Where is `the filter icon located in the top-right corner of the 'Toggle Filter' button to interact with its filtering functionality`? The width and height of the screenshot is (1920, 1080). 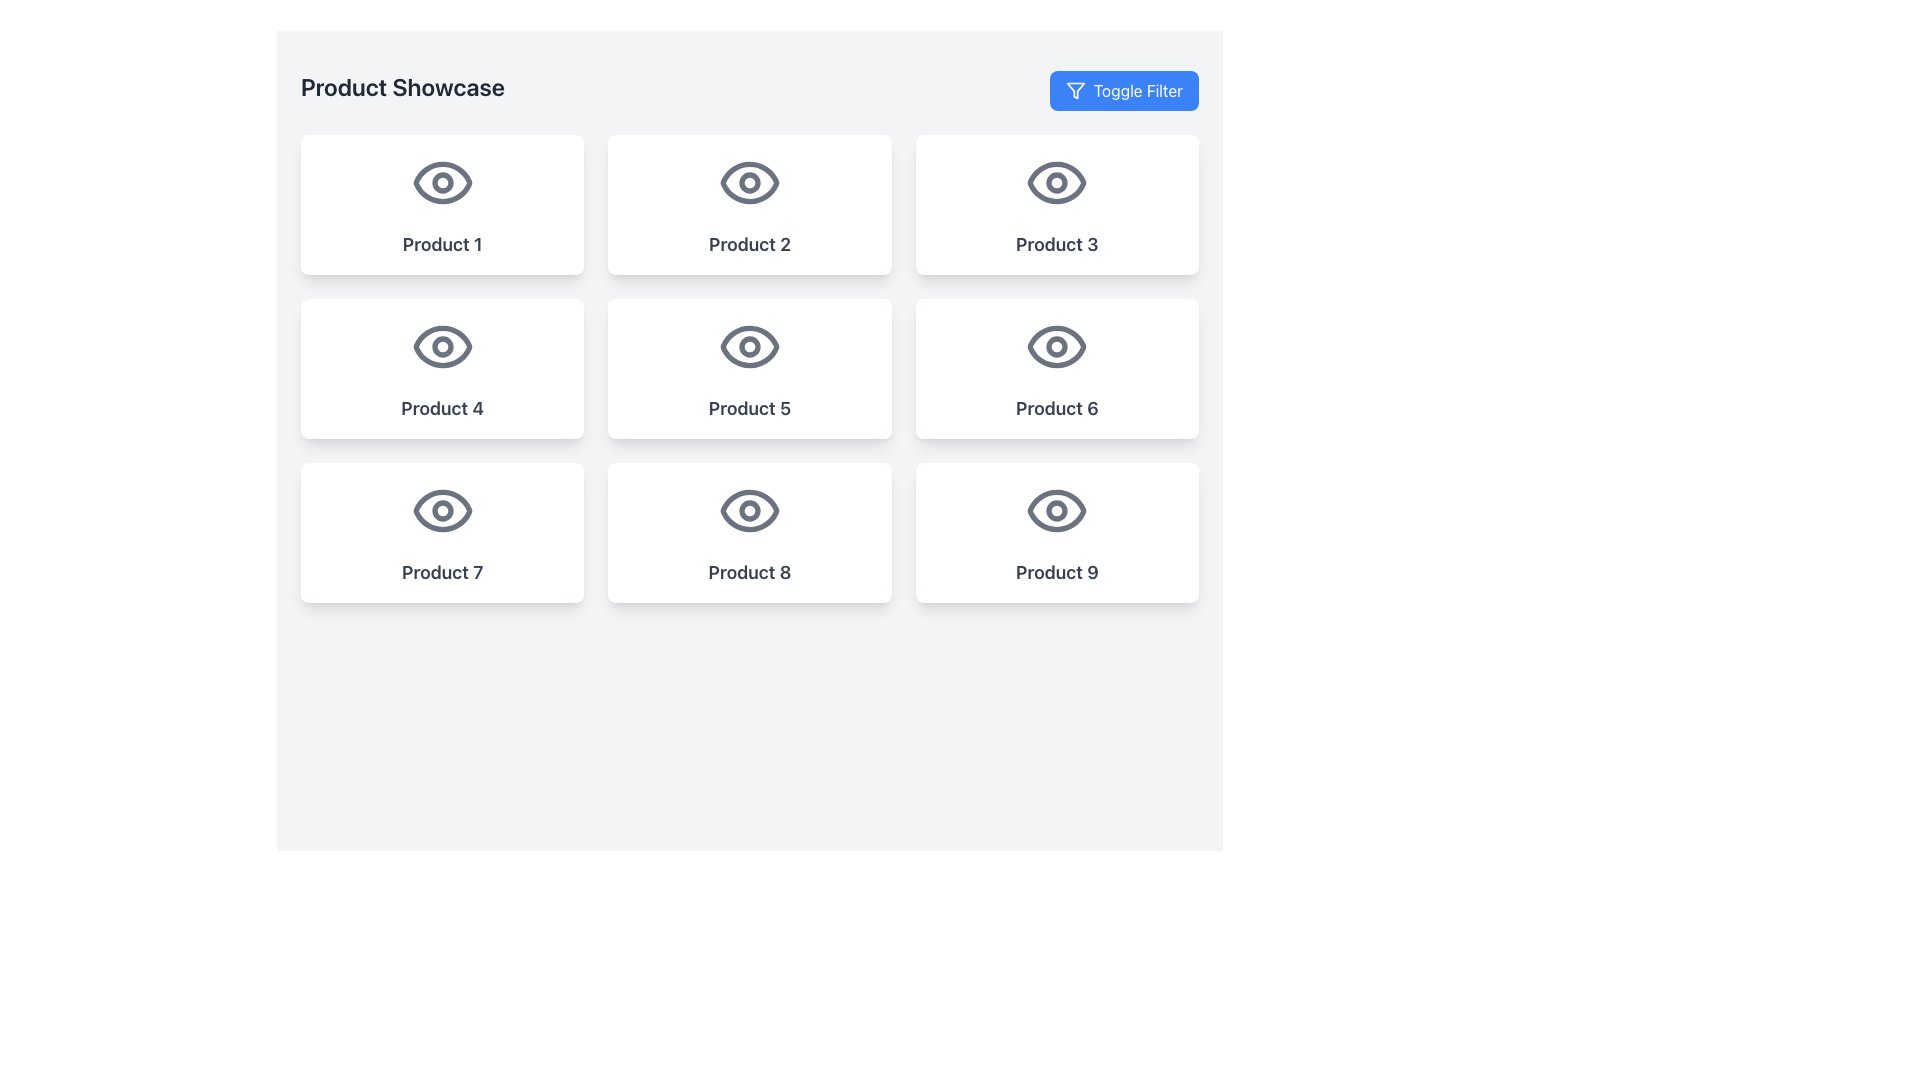 the filter icon located in the top-right corner of the 'Toggle Filter' button to interact with its filtering functionality is located at coordinates (1074, 91).